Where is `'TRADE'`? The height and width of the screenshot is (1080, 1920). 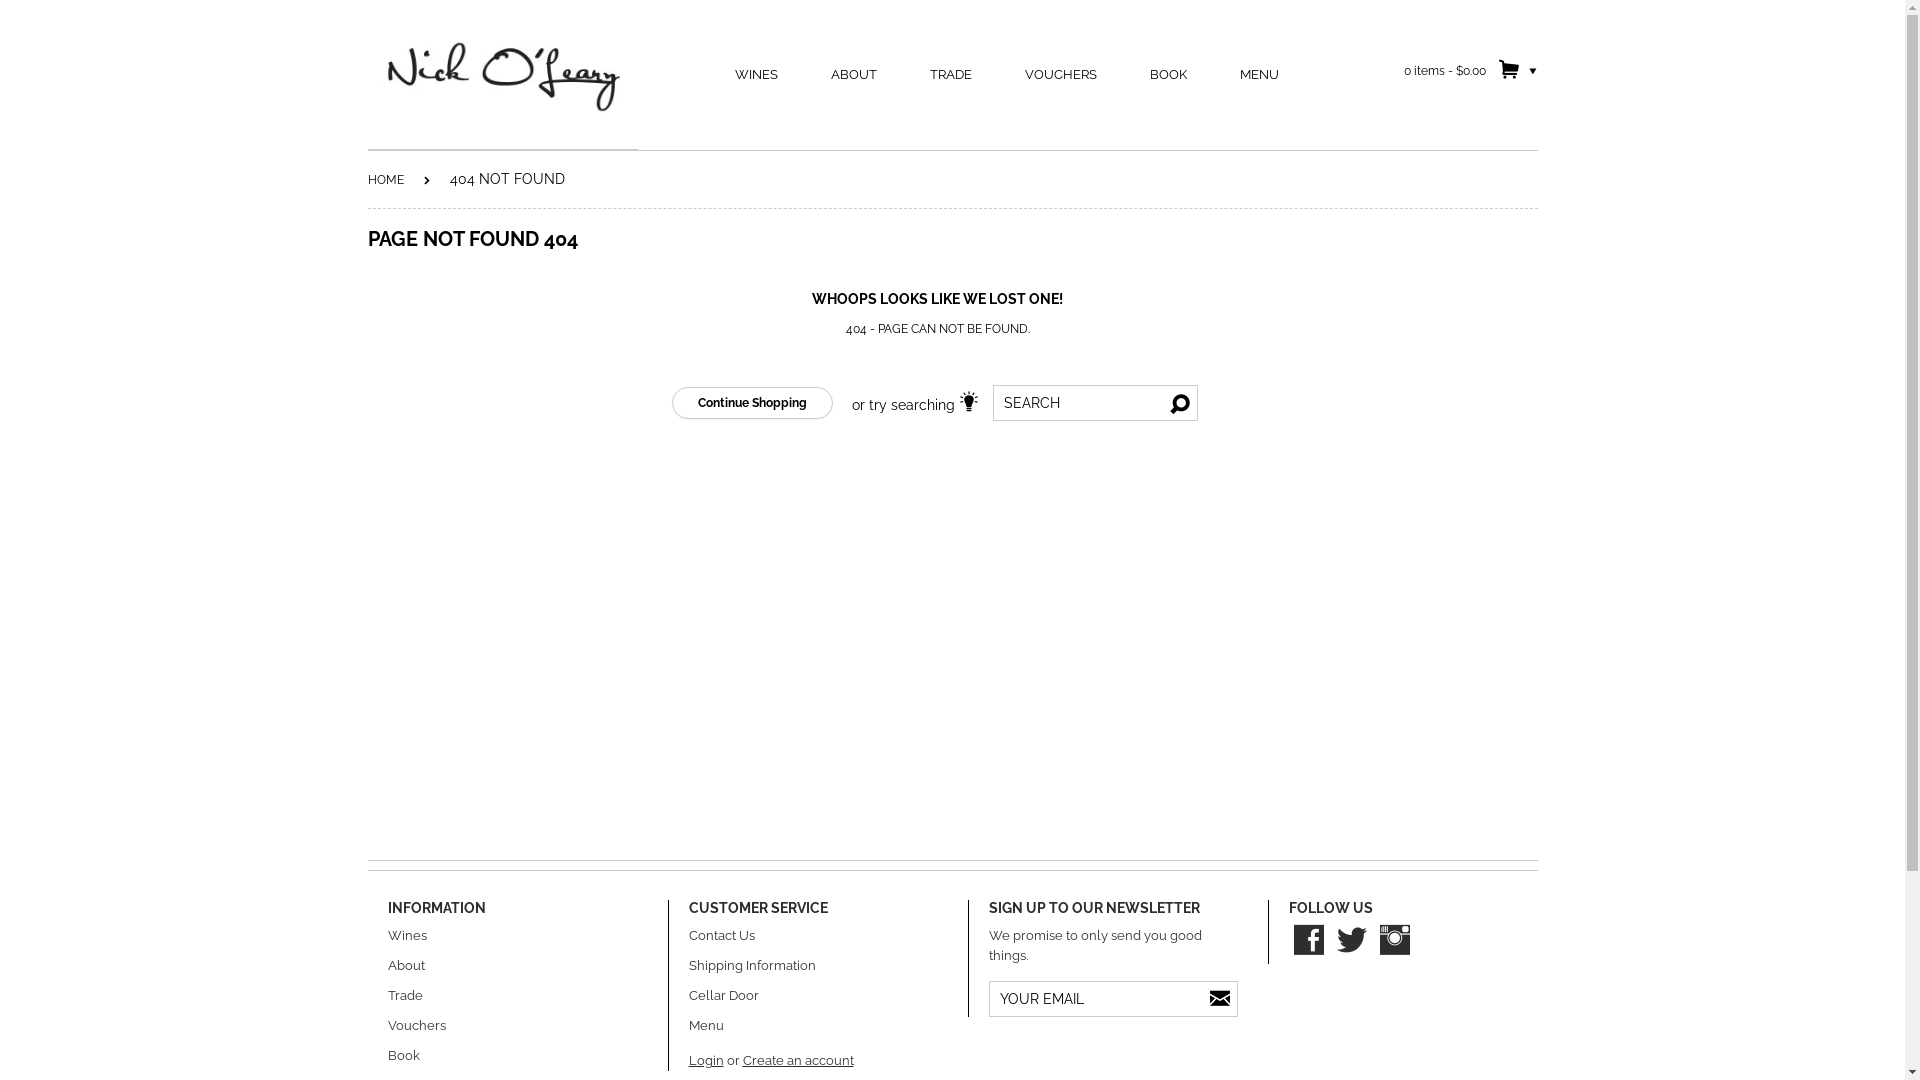
'TRADE' is located at coordinates (949, 73).